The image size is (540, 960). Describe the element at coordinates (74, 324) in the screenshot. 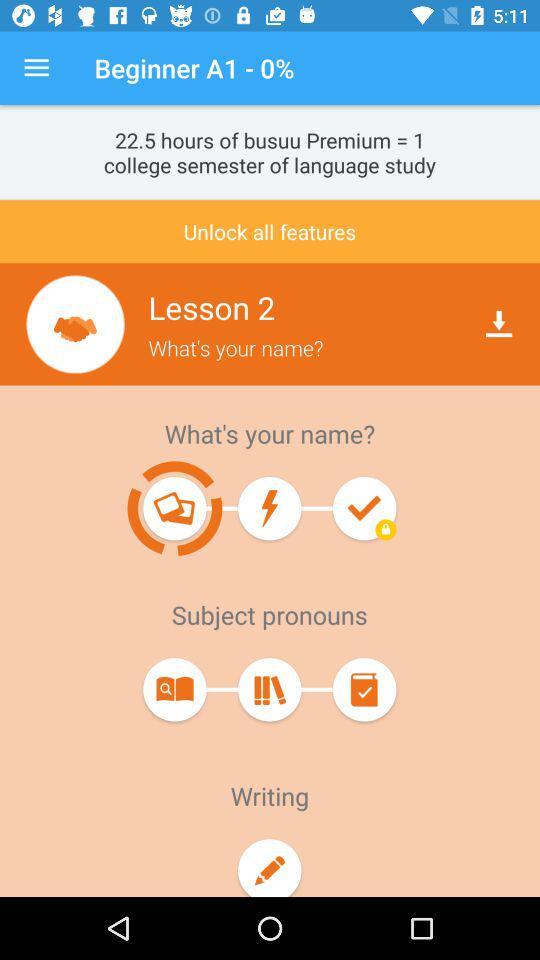

I see `the image right to lesson 2` at that location.